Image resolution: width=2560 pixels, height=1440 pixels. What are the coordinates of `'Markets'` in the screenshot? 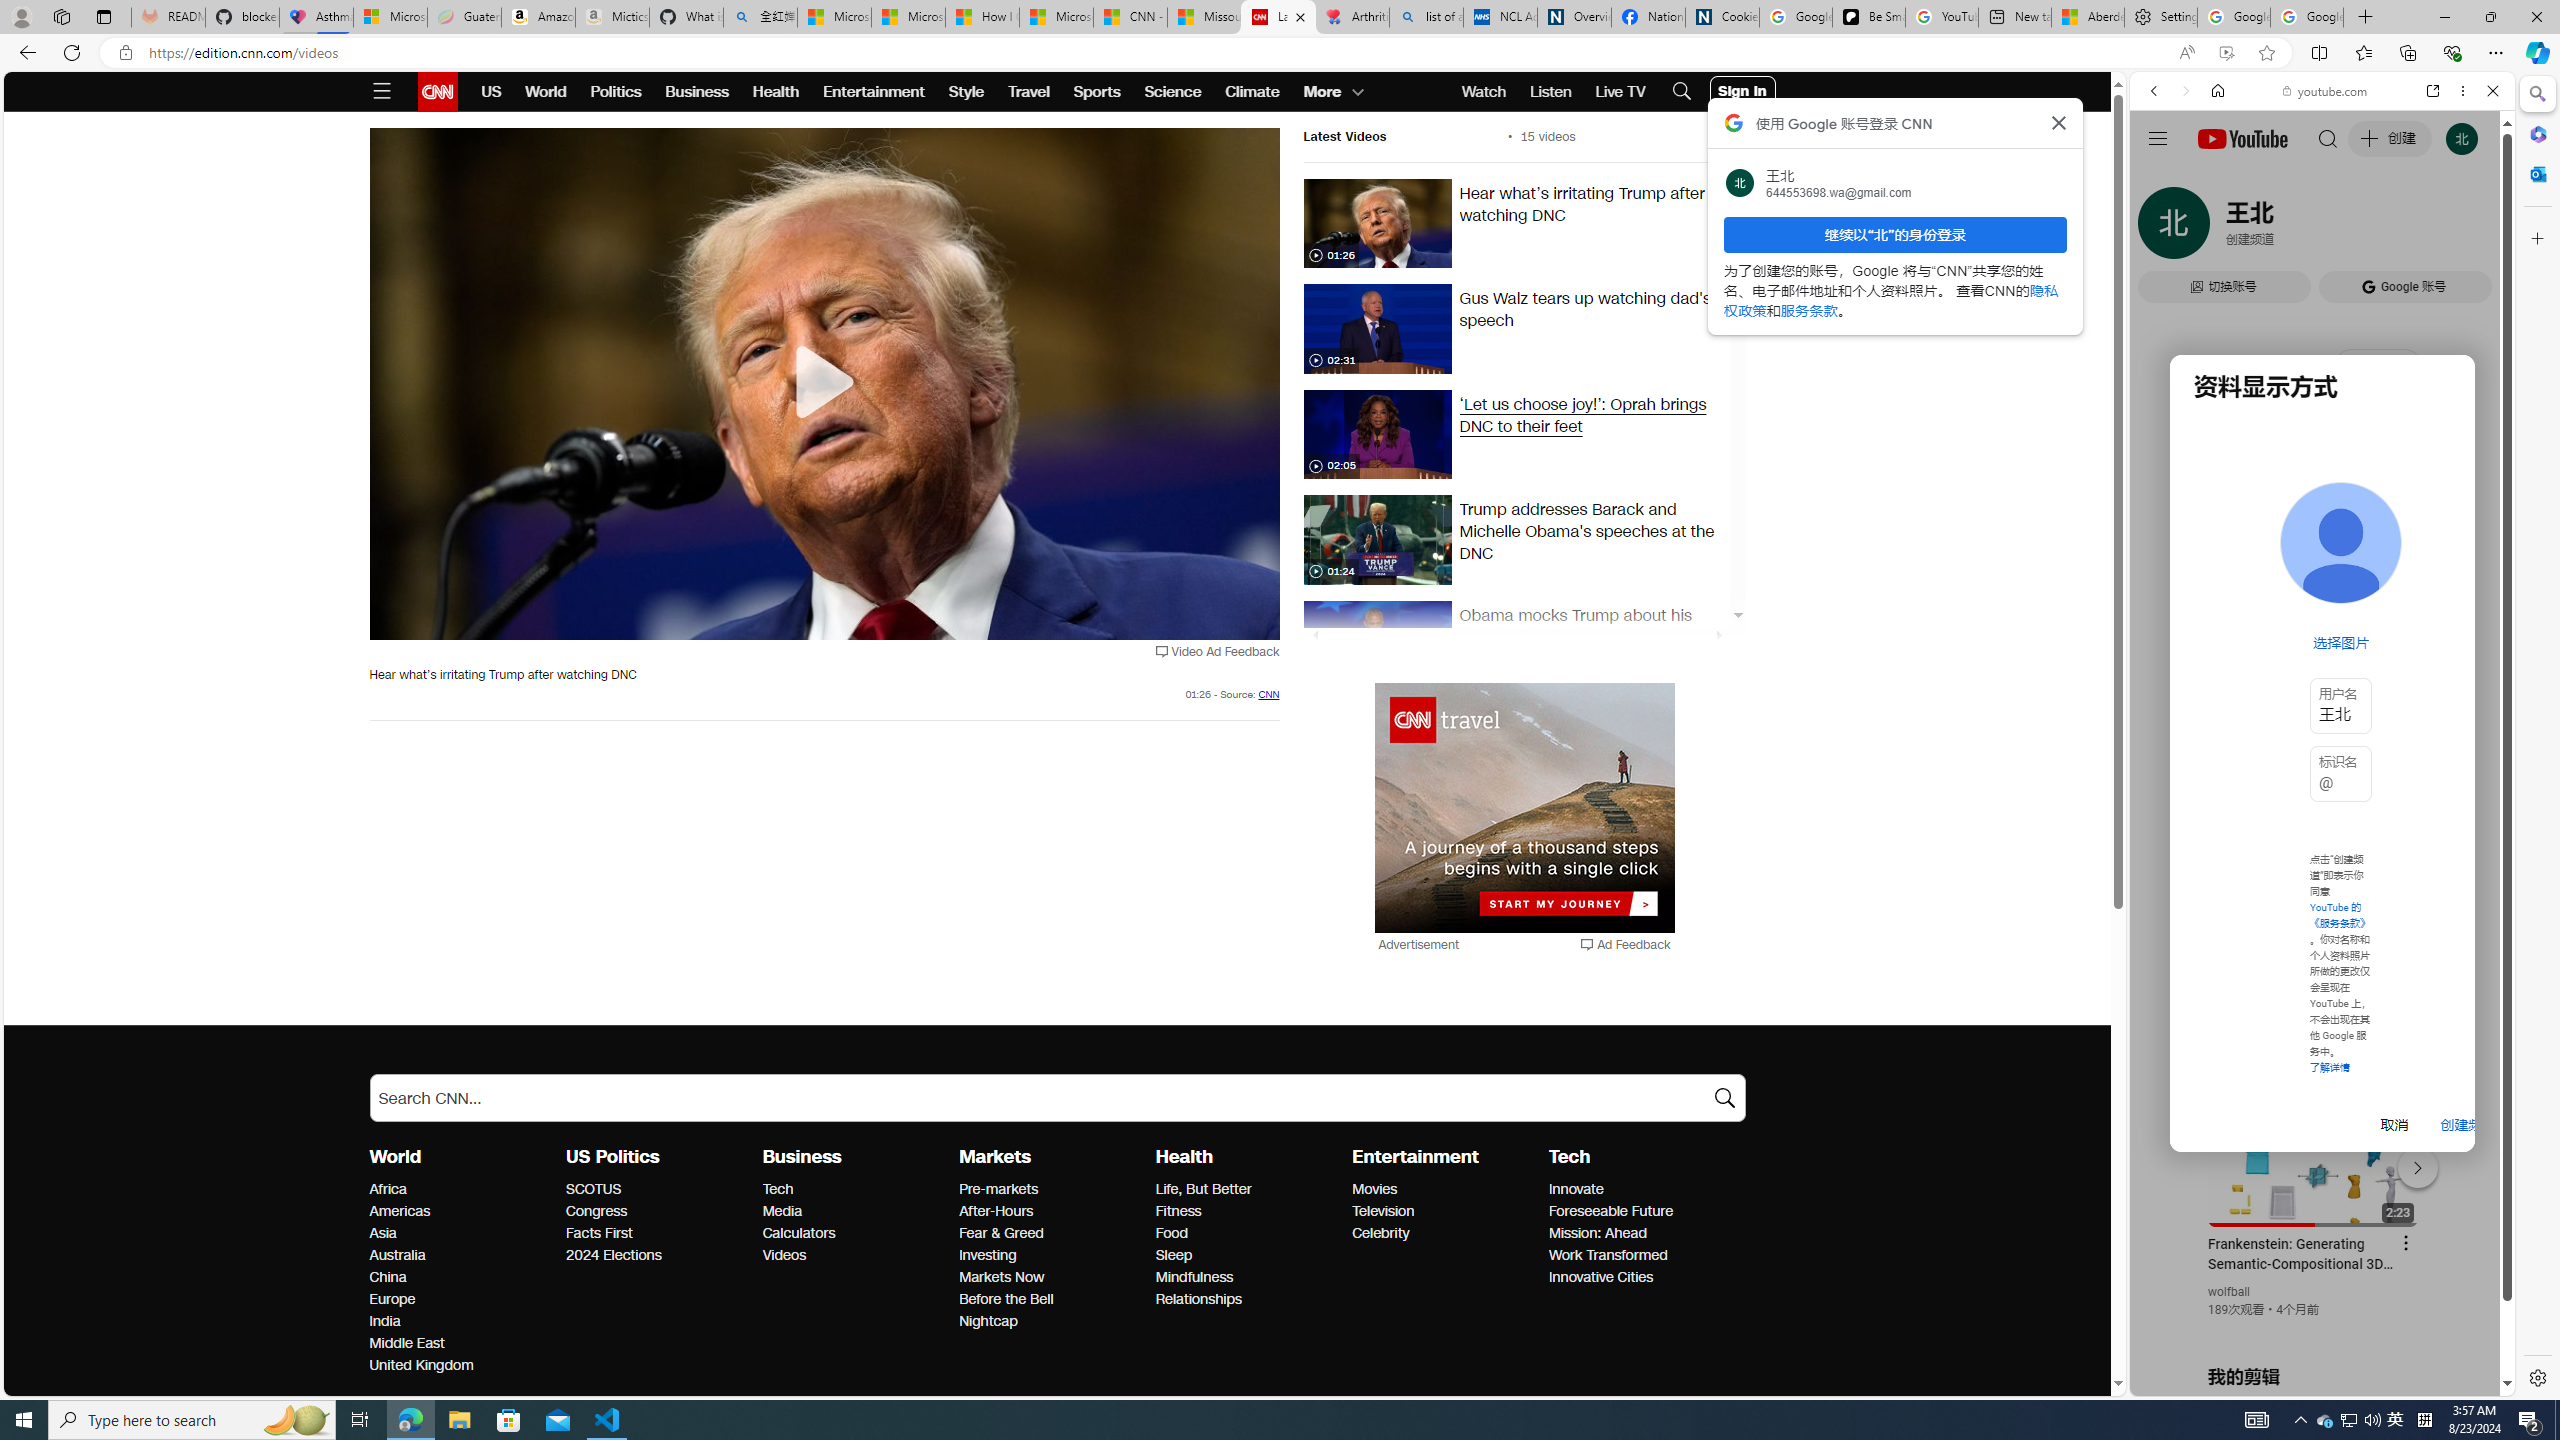 It's located at (994, 1156).